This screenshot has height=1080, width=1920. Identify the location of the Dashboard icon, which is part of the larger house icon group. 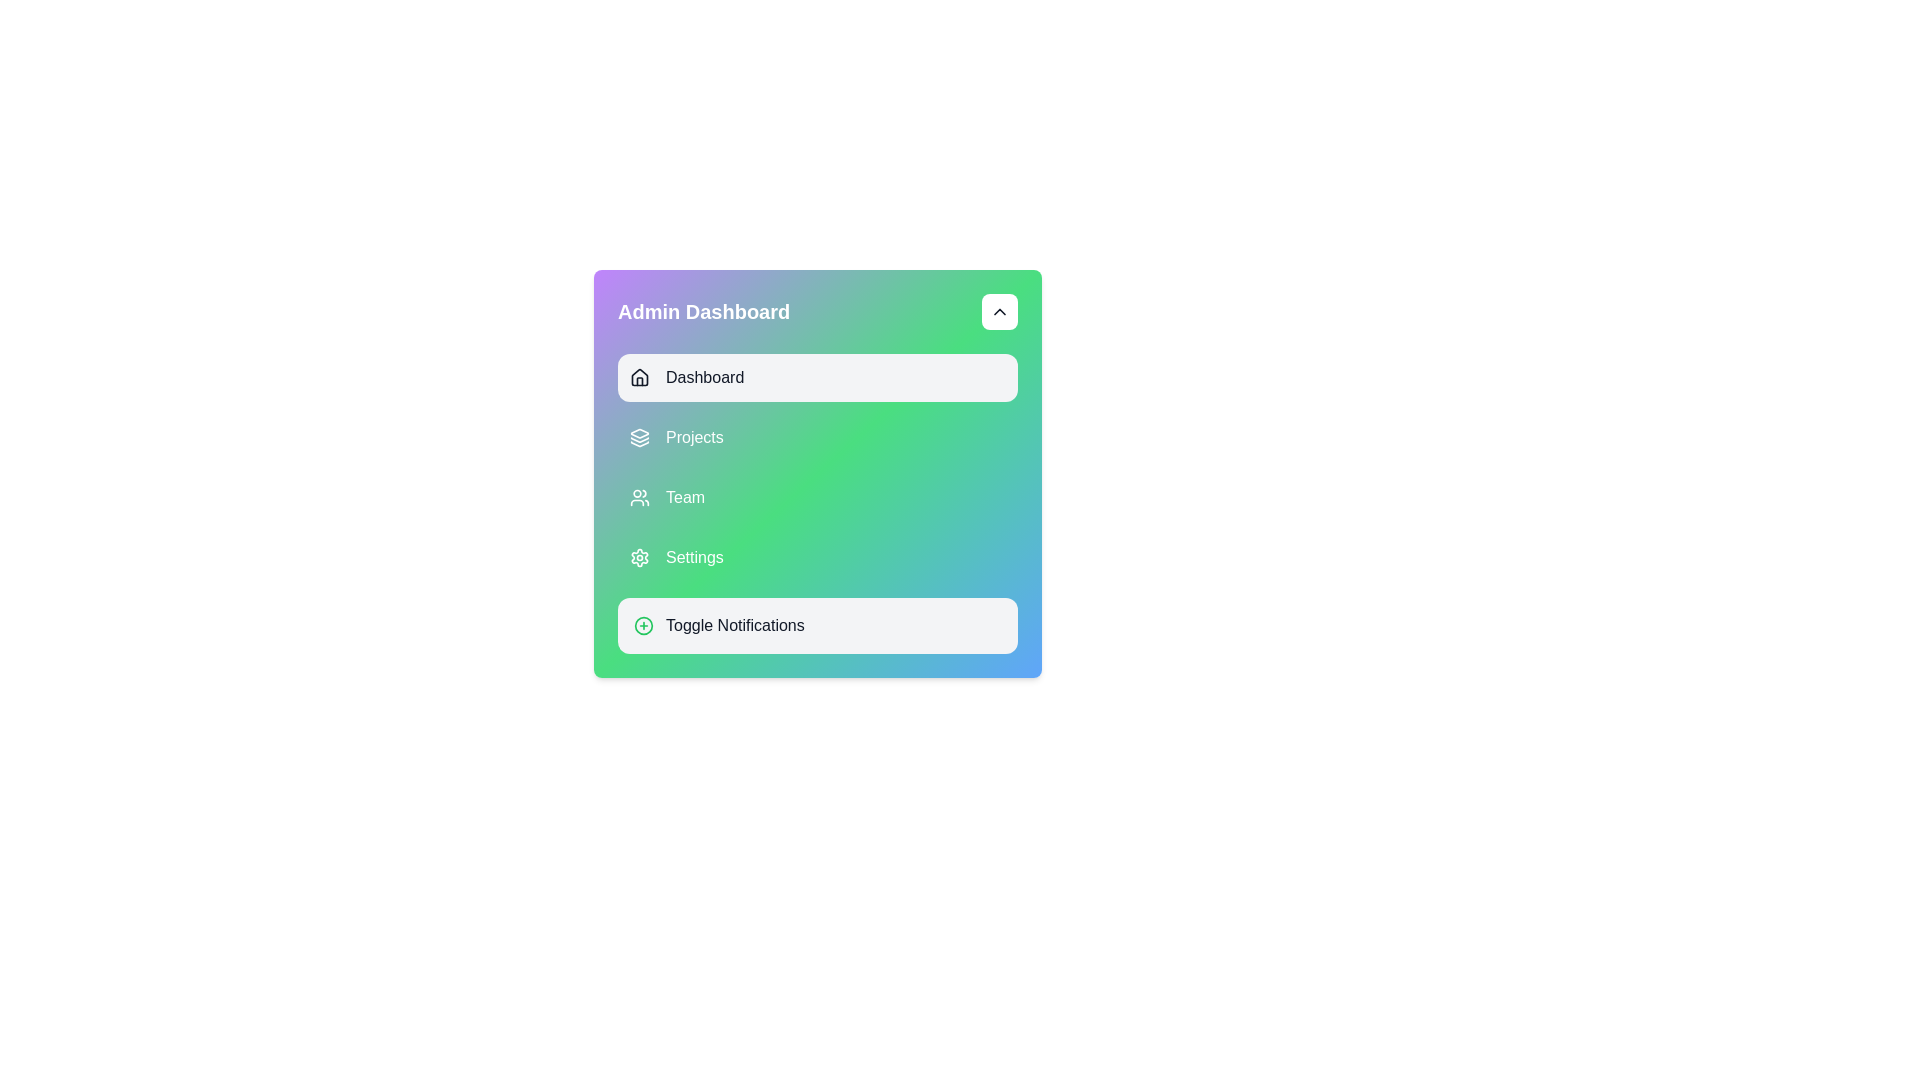
(638, 377).